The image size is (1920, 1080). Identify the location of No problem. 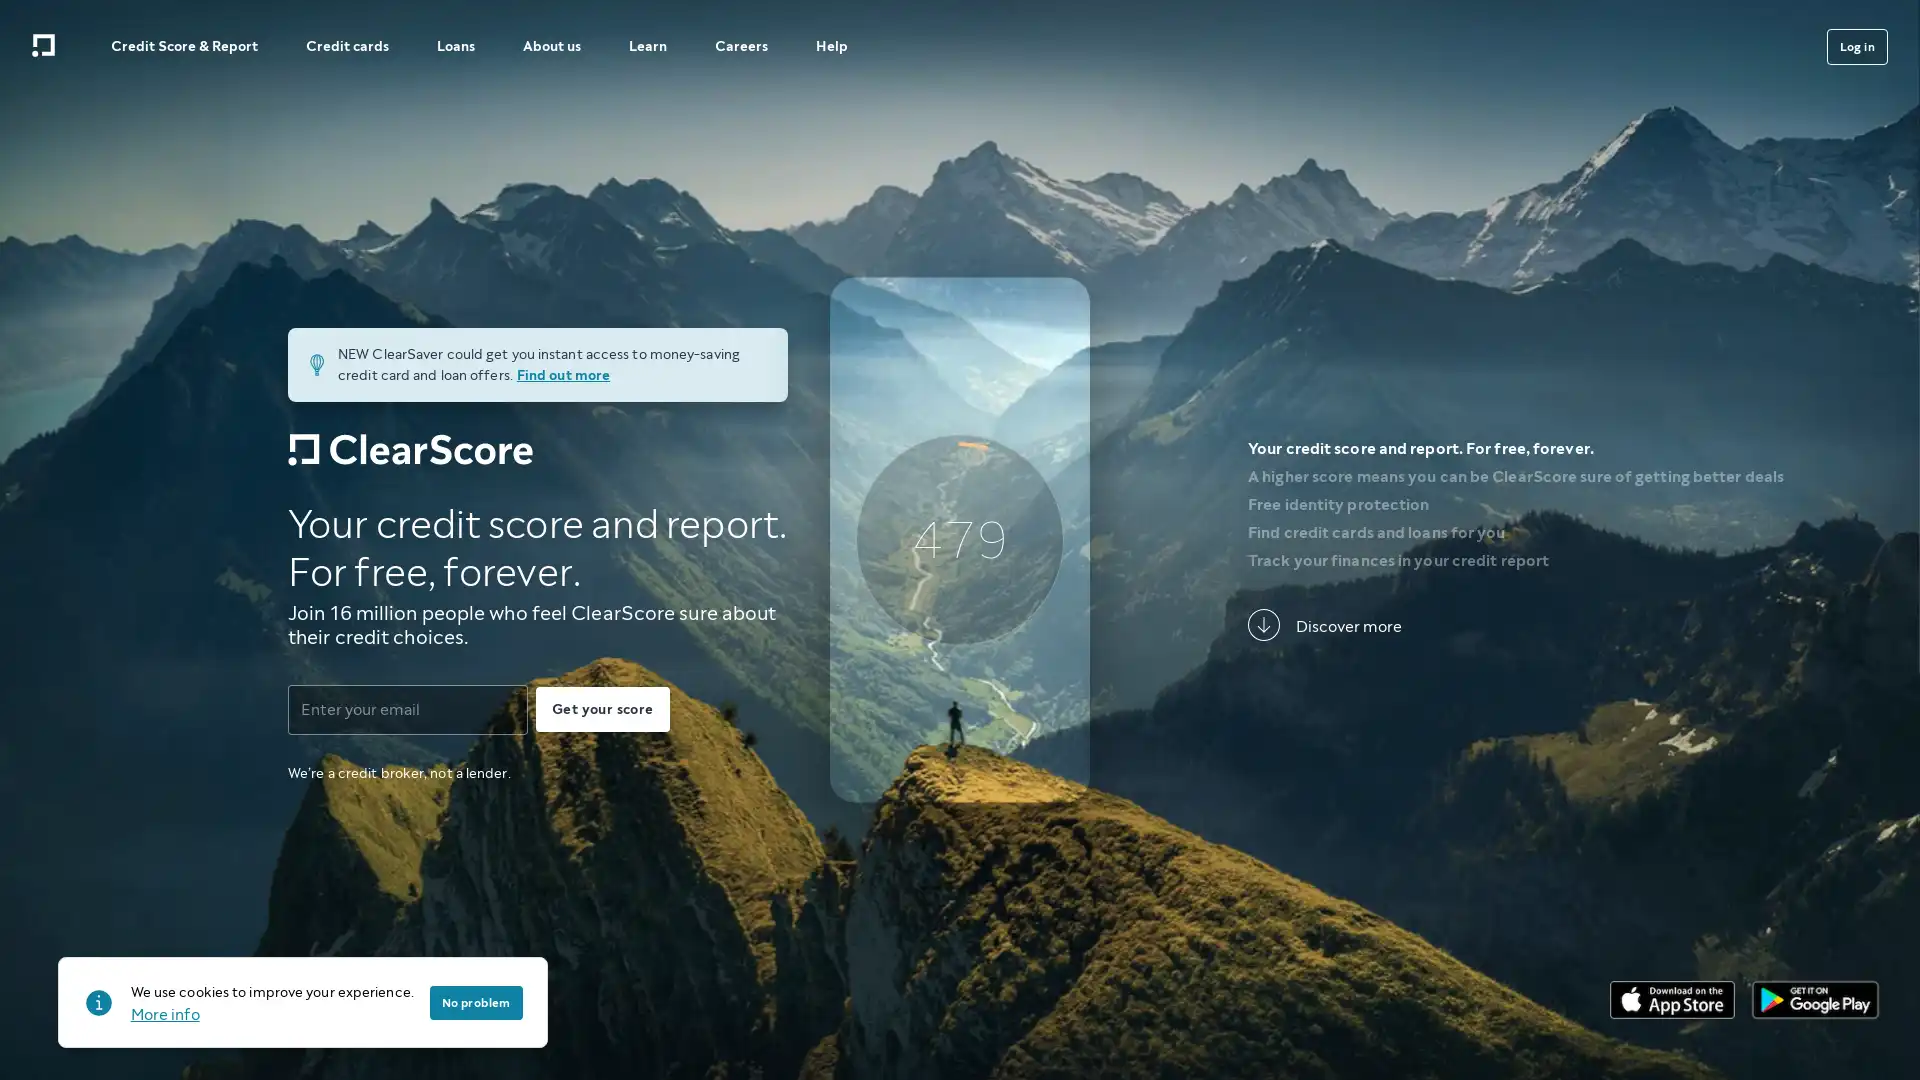
(474, 1002).